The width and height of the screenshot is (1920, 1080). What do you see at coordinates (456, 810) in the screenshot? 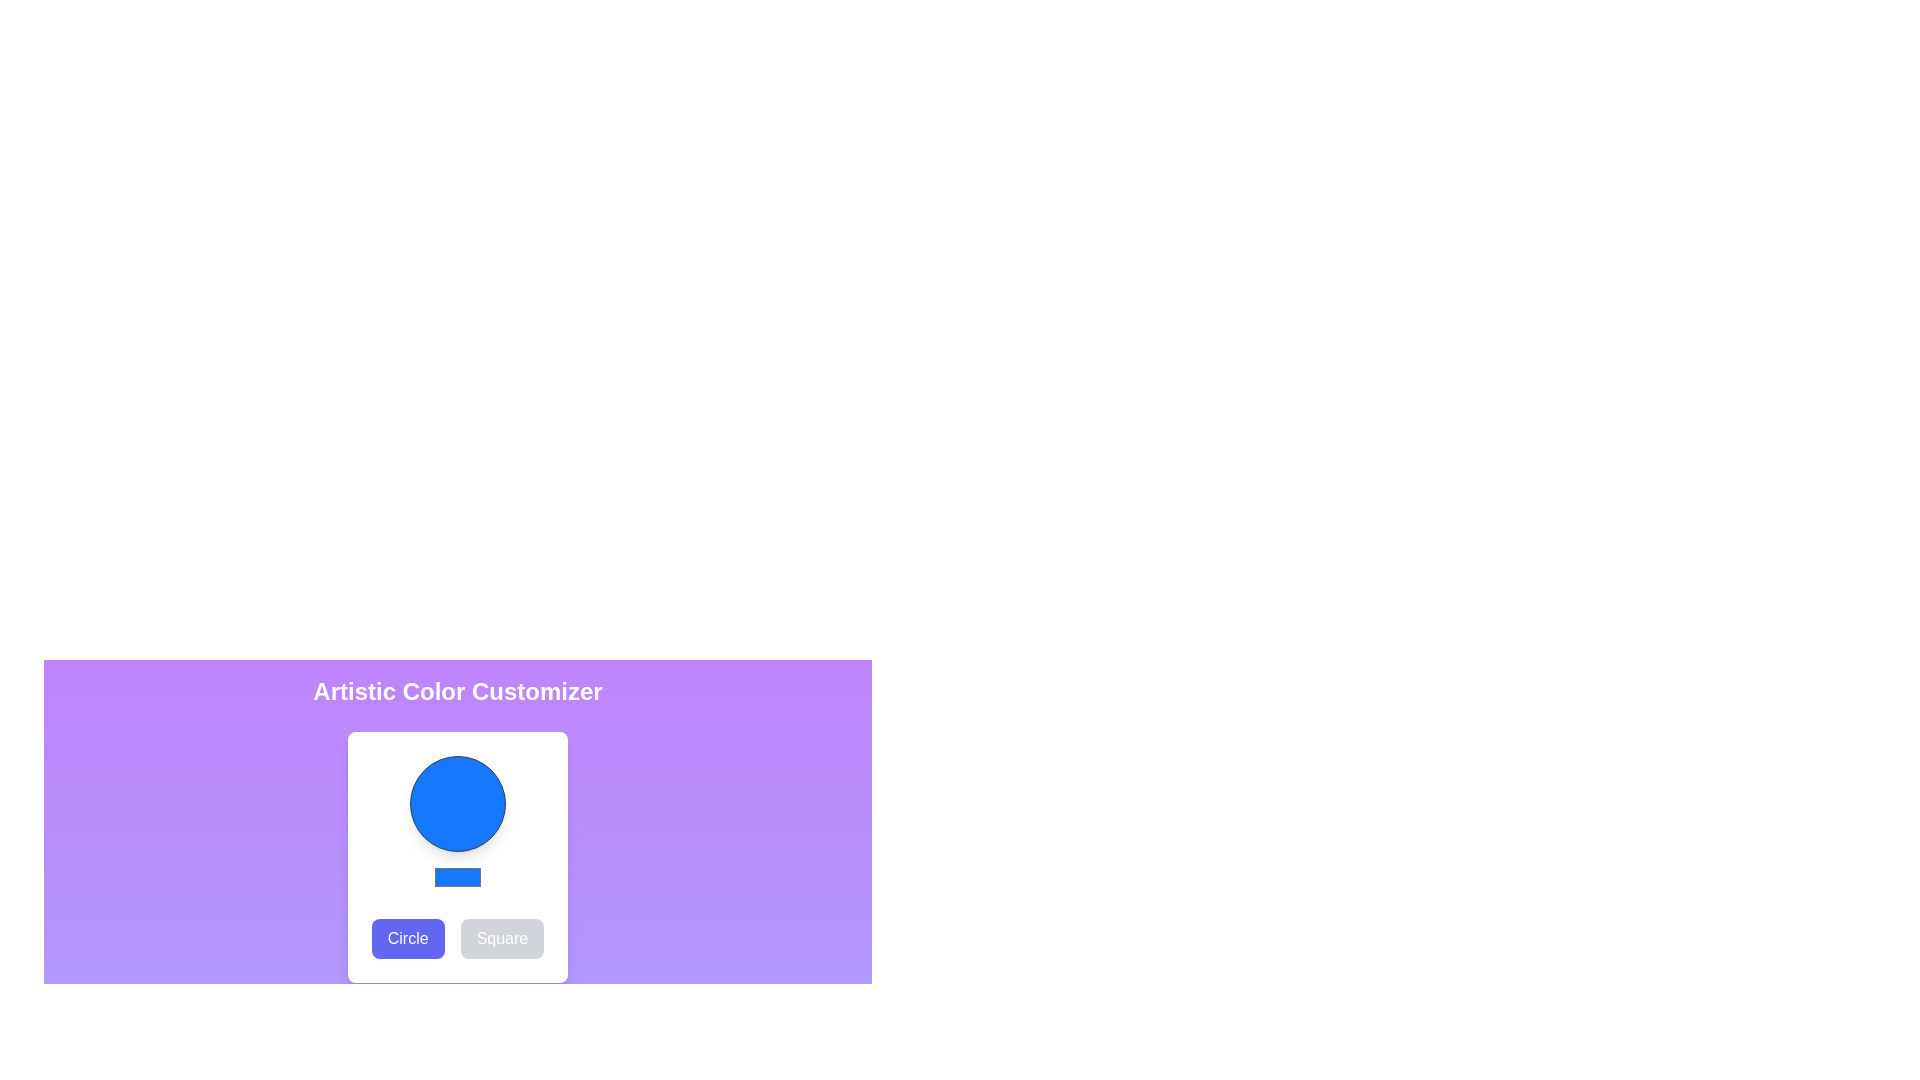
I see `the rounded blue color picker button located on the right side of its sibling elements, below a larger circular button and above two rectangular buttons labeled 'Circle' and 'Square'` at bounding box center [456, 810].